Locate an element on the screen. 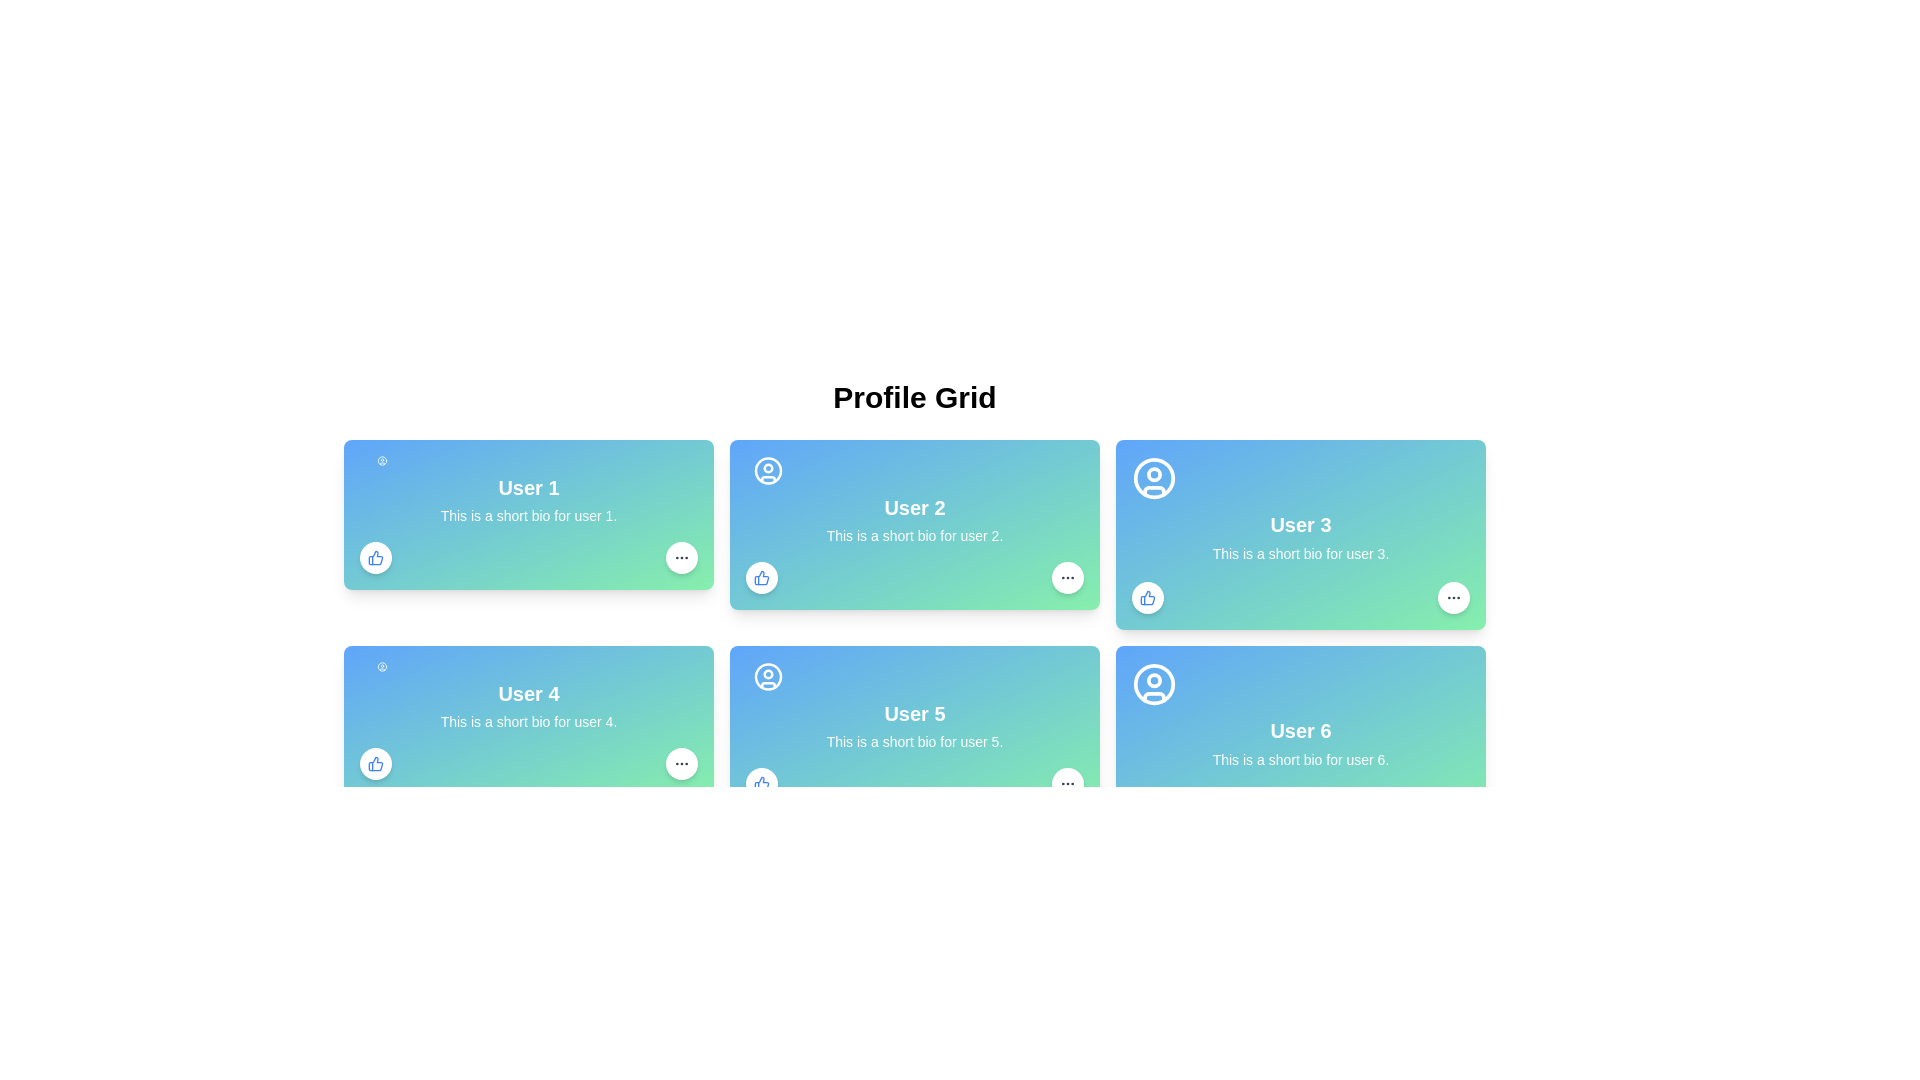  small circle within the user profile icon located at the top-left corner of the card labeled 'User 6.' is located at coordinates (1154, 679).